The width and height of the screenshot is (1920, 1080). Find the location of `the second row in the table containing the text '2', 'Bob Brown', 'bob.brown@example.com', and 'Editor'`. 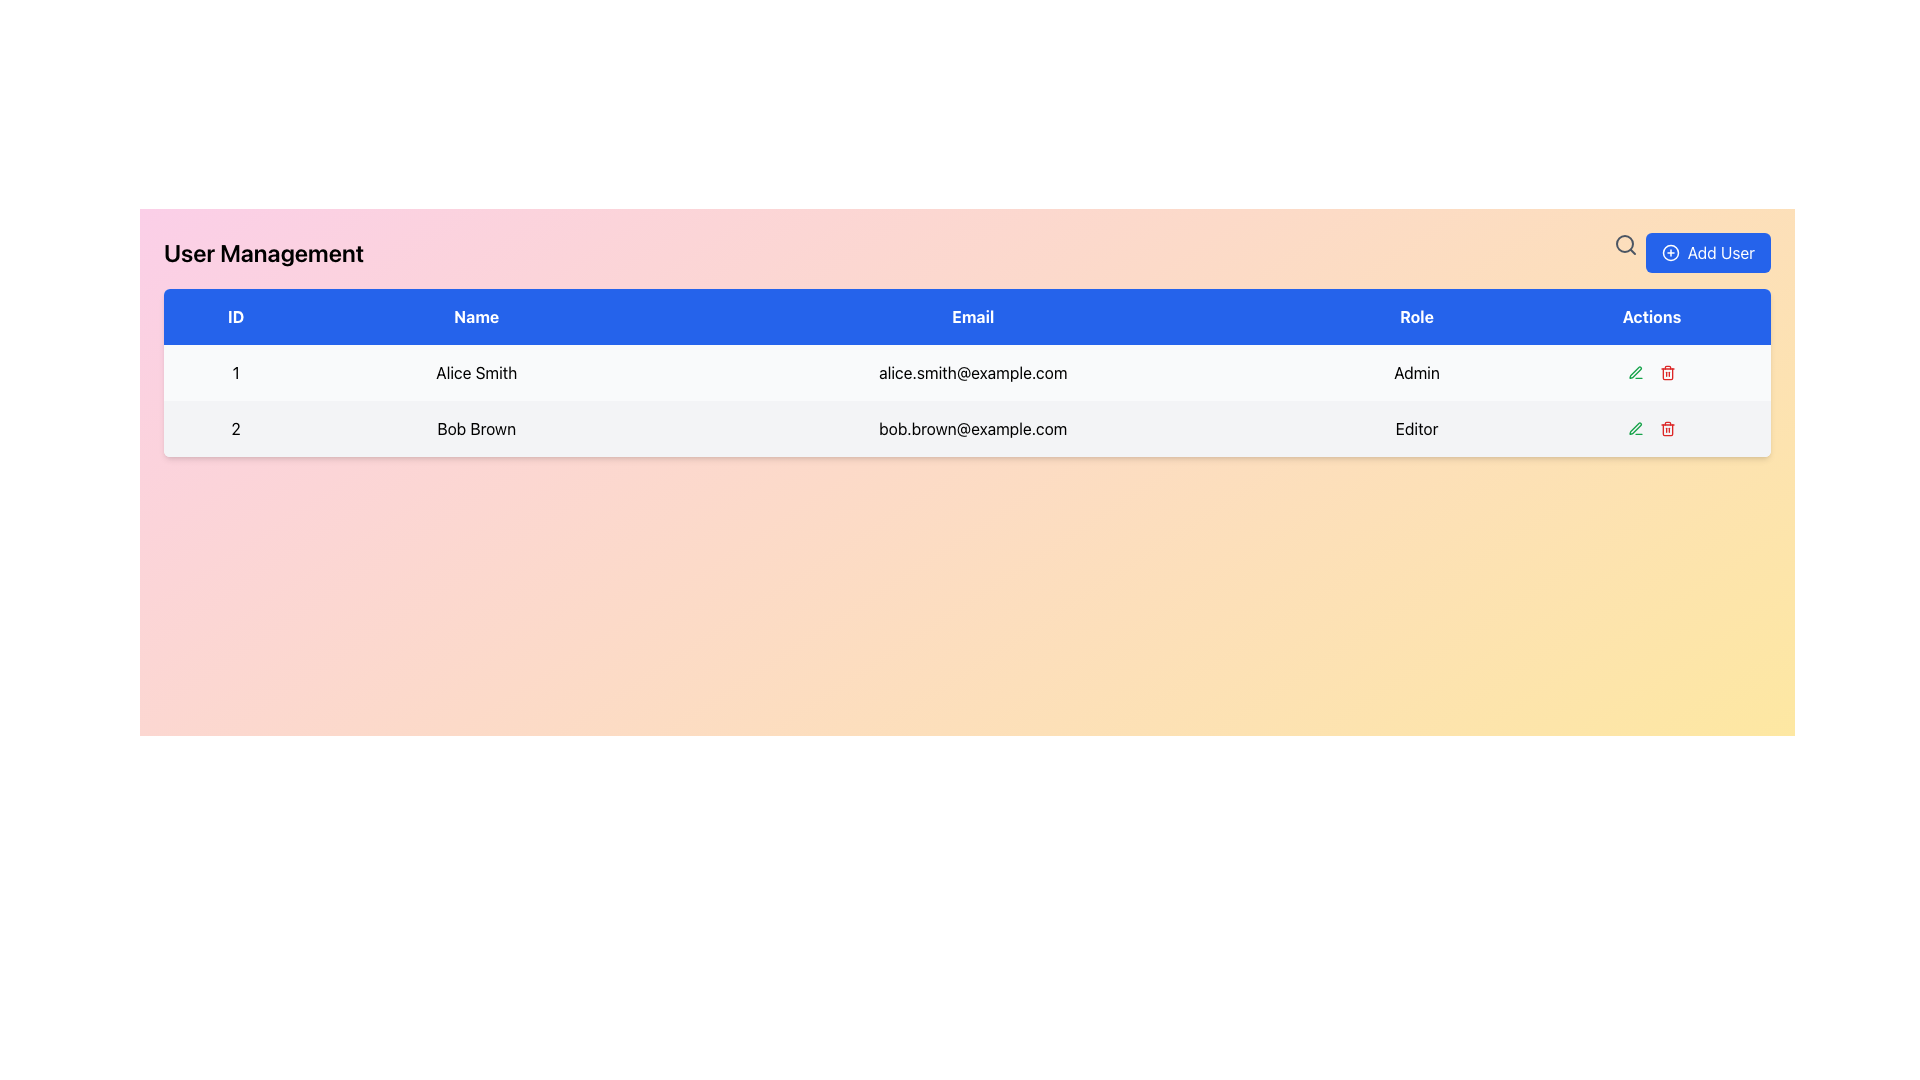

the second row in the table containing the text '2', 'Bob Brown', 'bob.brown@example.com', and 'Editor' is located at coordinates (967, 427).